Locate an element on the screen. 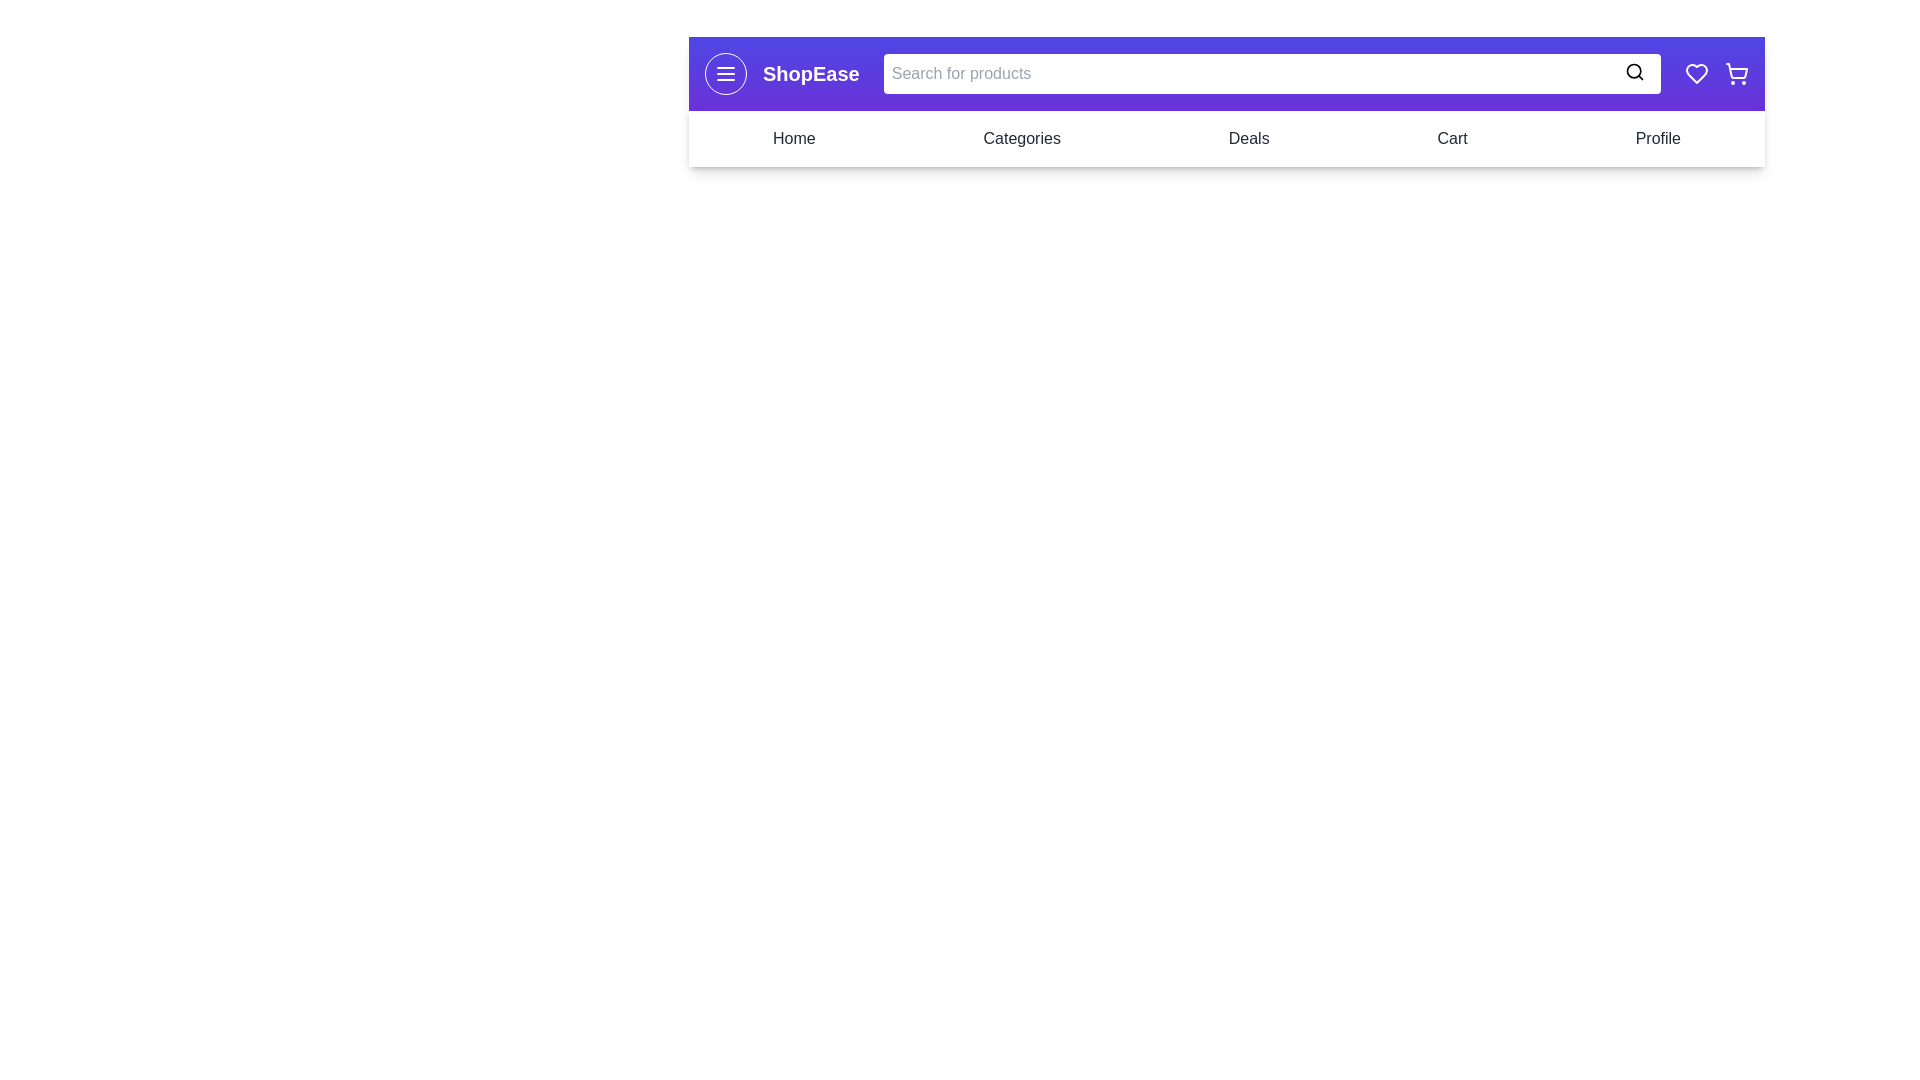  the search input field to focus on it is located at coordinates (1271, 72).